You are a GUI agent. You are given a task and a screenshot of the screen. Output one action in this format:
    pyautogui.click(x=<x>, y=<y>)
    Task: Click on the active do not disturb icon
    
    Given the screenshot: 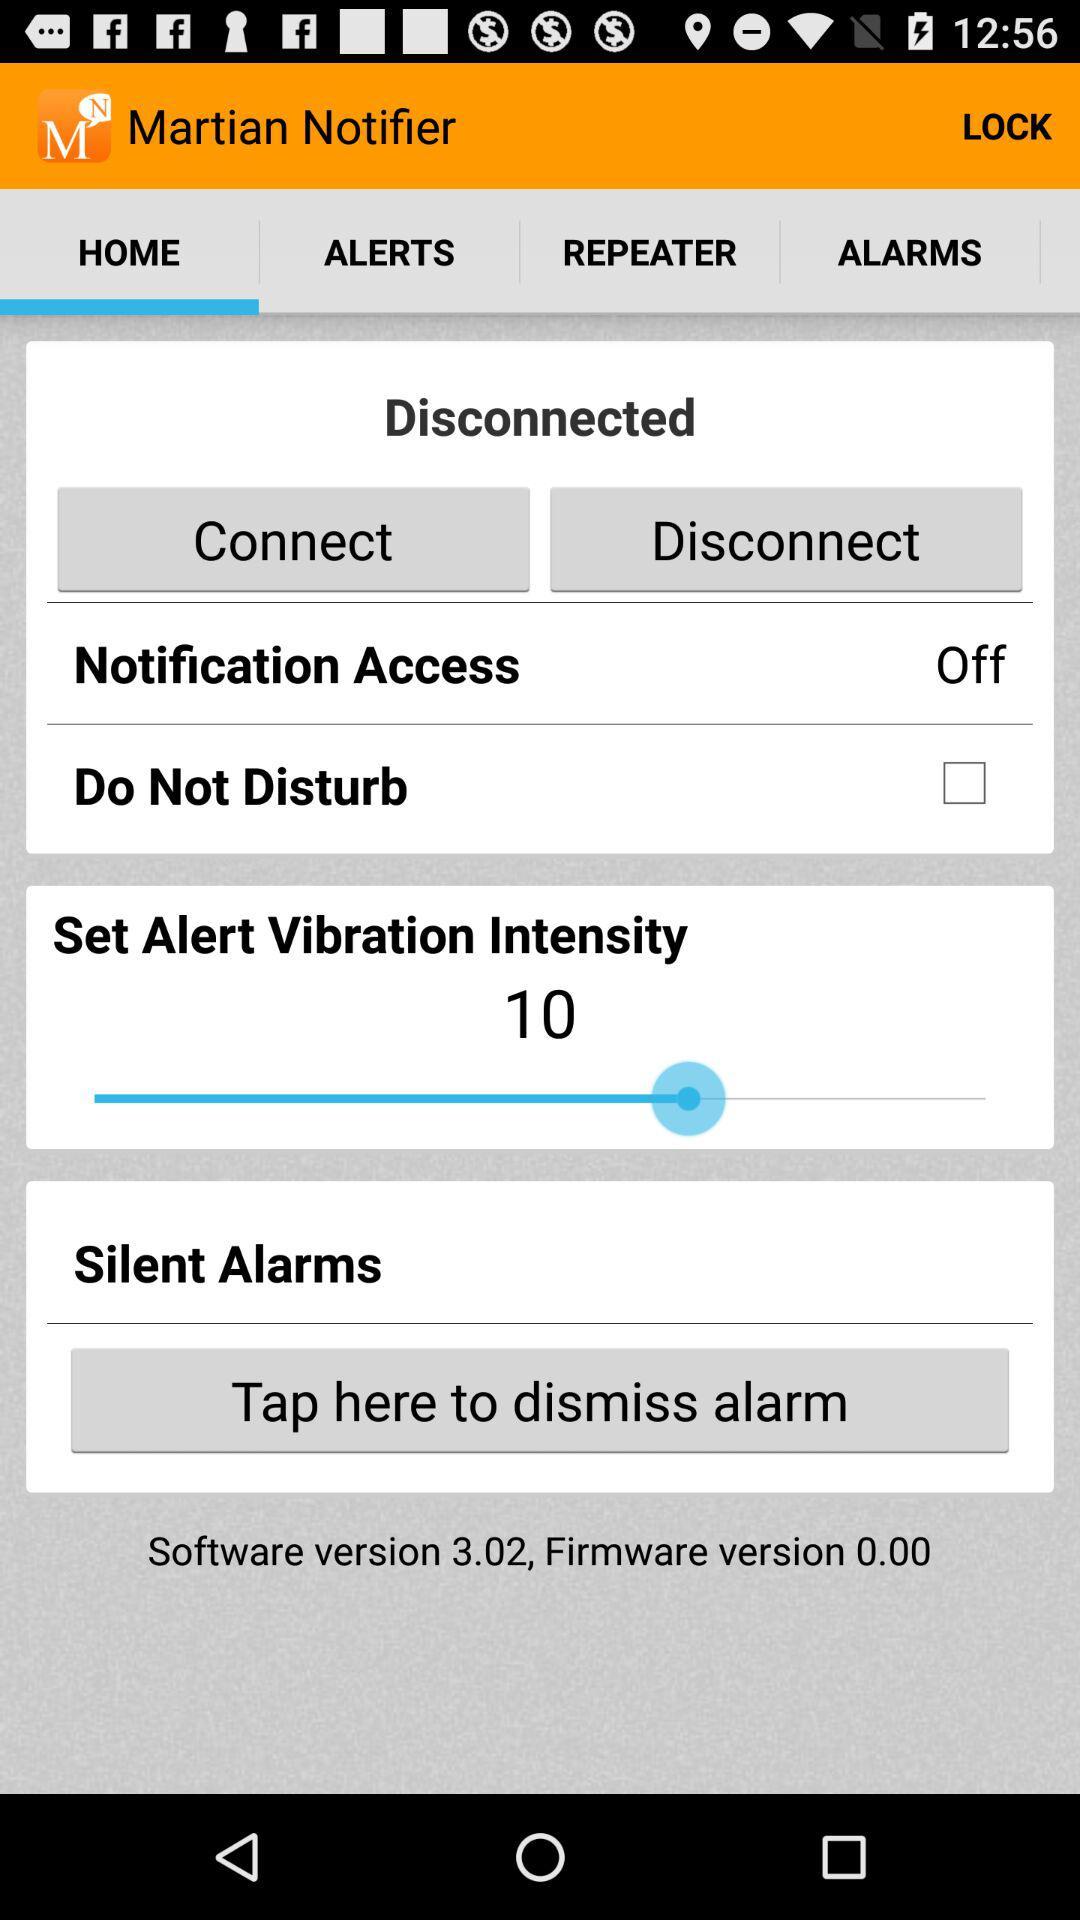 What is the action you would take?
    pyautogui.click(x=963, y=781)
    